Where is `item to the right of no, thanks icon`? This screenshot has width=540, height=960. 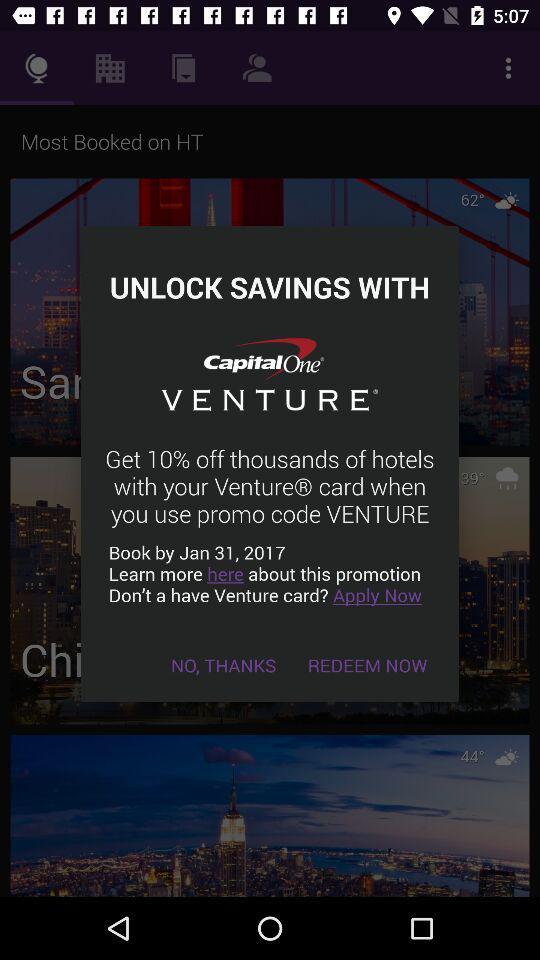
item to the right of no, thanks icon is located at coordinates (366, 665).